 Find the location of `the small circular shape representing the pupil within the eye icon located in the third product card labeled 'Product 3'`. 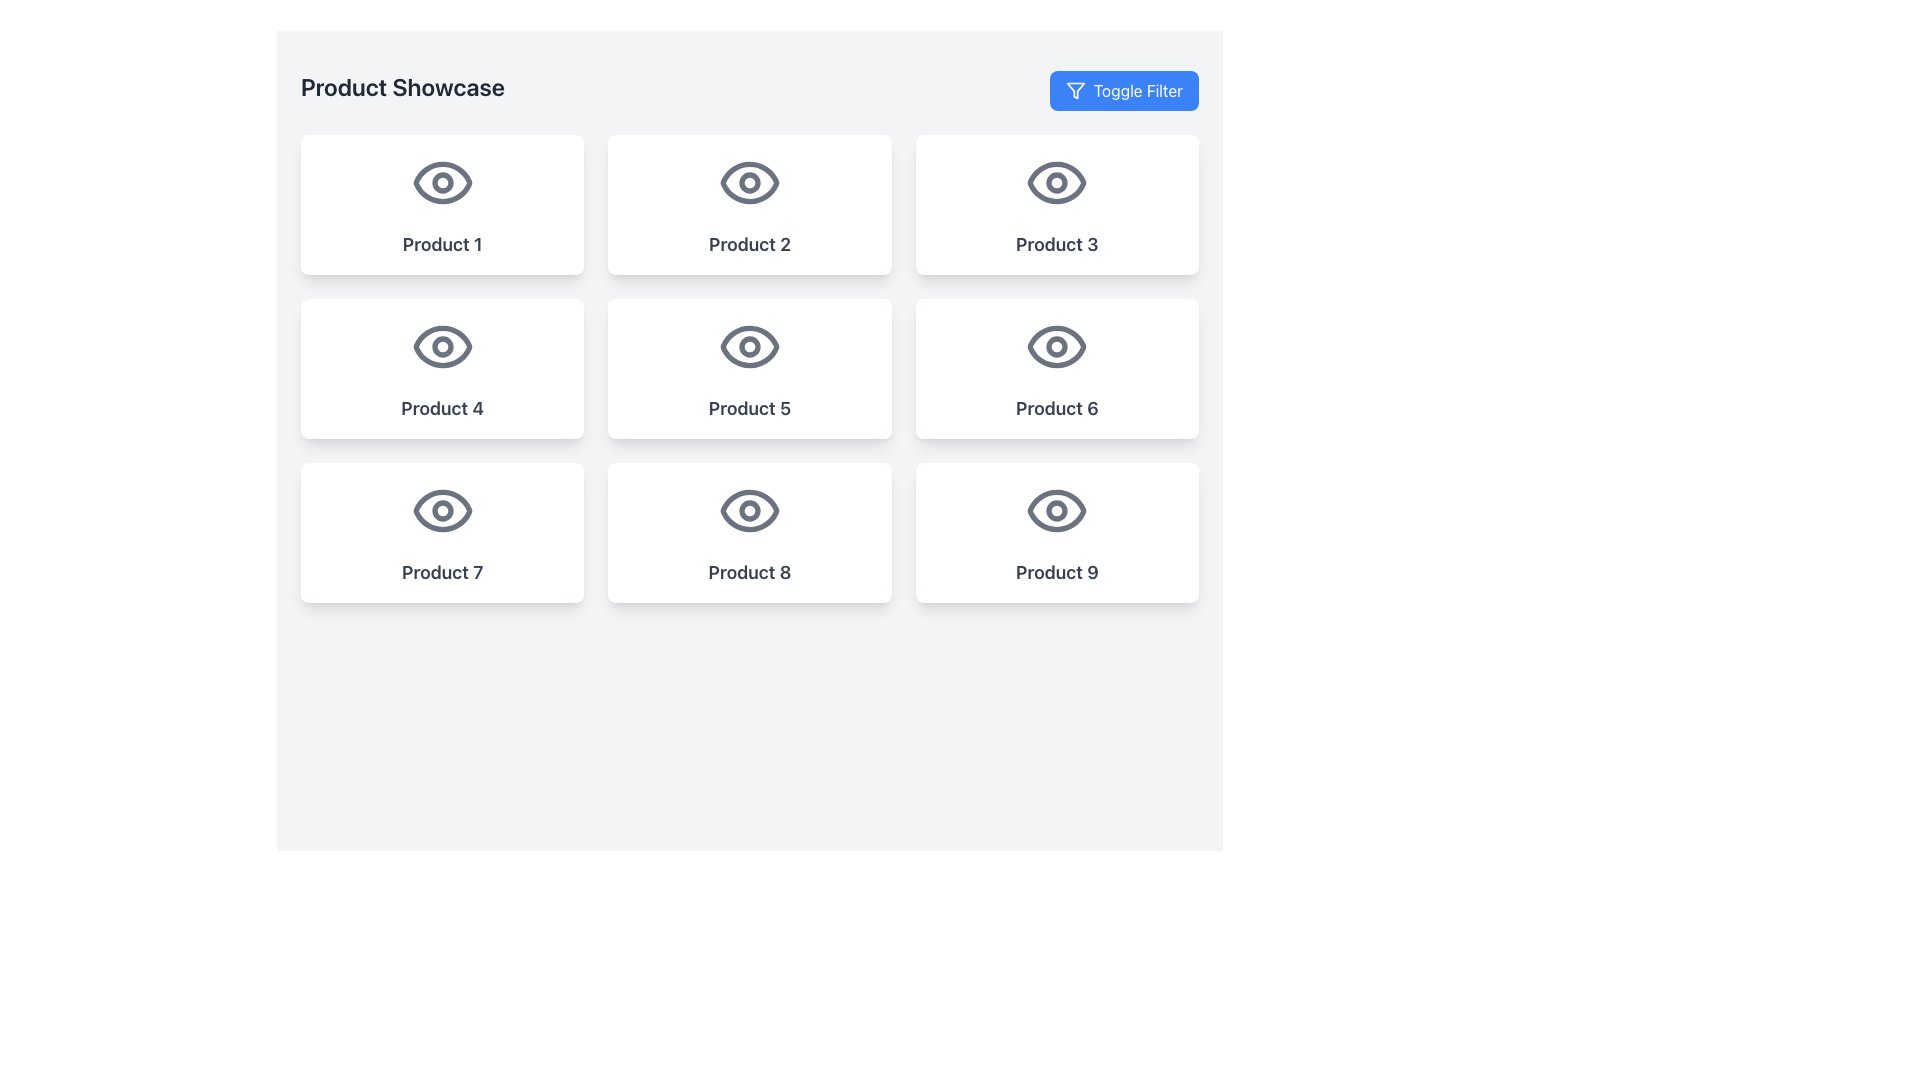

the small circular shape representing the pupil within the eye icon located in the third product card labeled 'Product 3' is located at coordinates (1056, 182).